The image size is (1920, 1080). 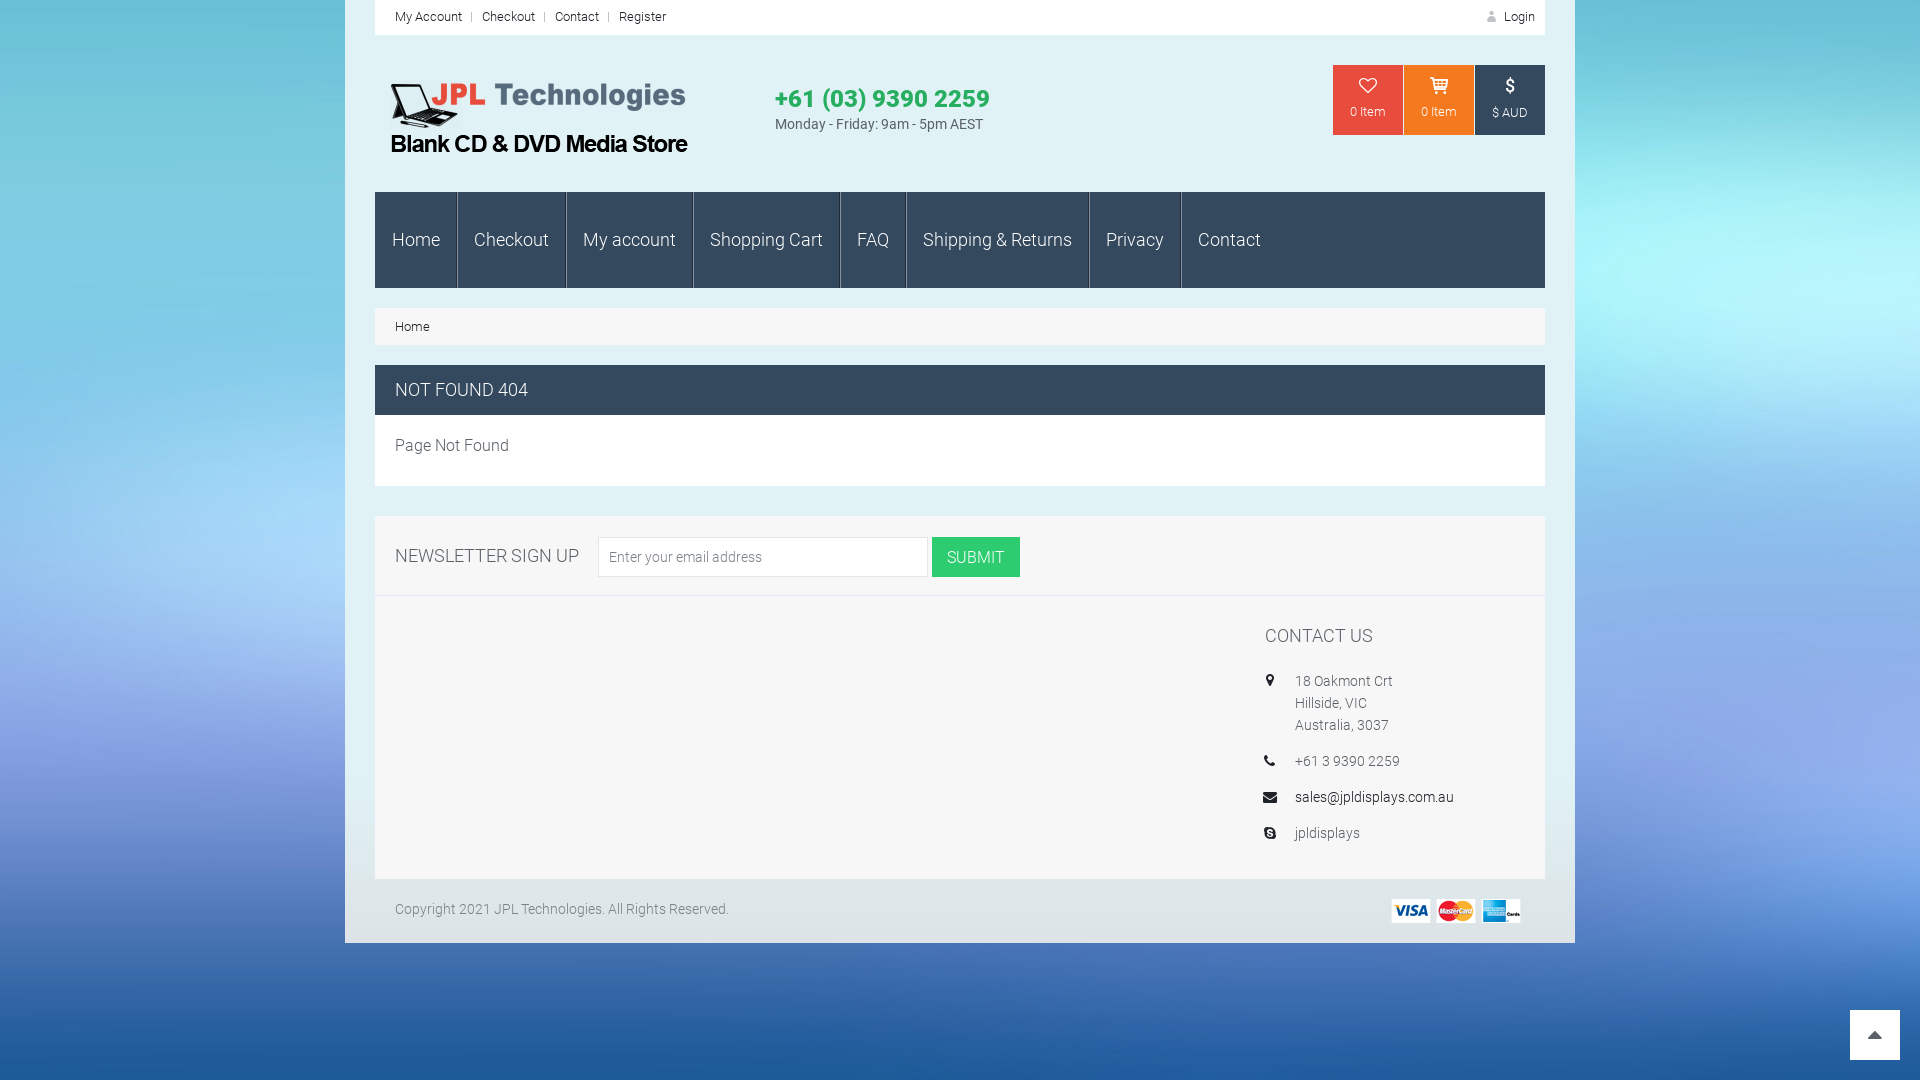 What do you see at coordinates (1088, 238) in the screenshot?
I see `'Privacy'` at bounding box center [1088, 238].